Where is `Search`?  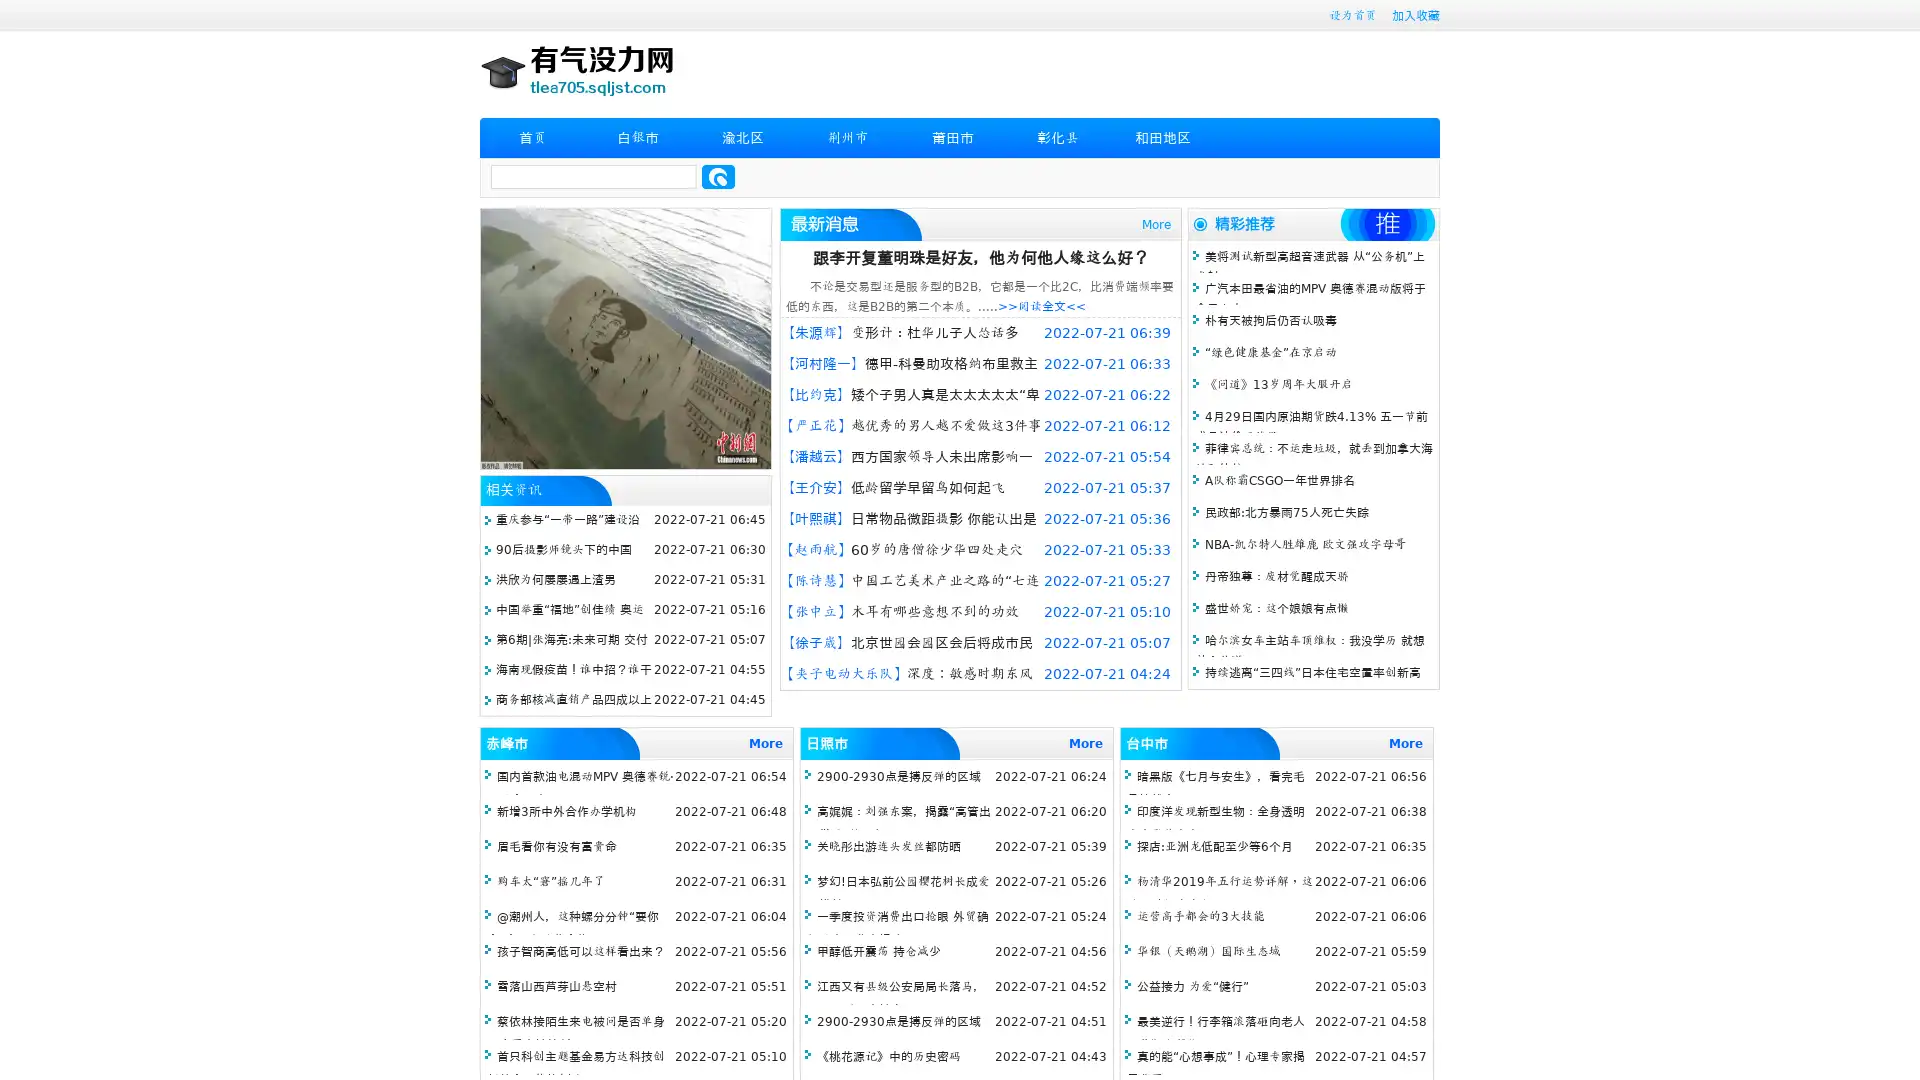
Search is located at coordinates (718, 176).